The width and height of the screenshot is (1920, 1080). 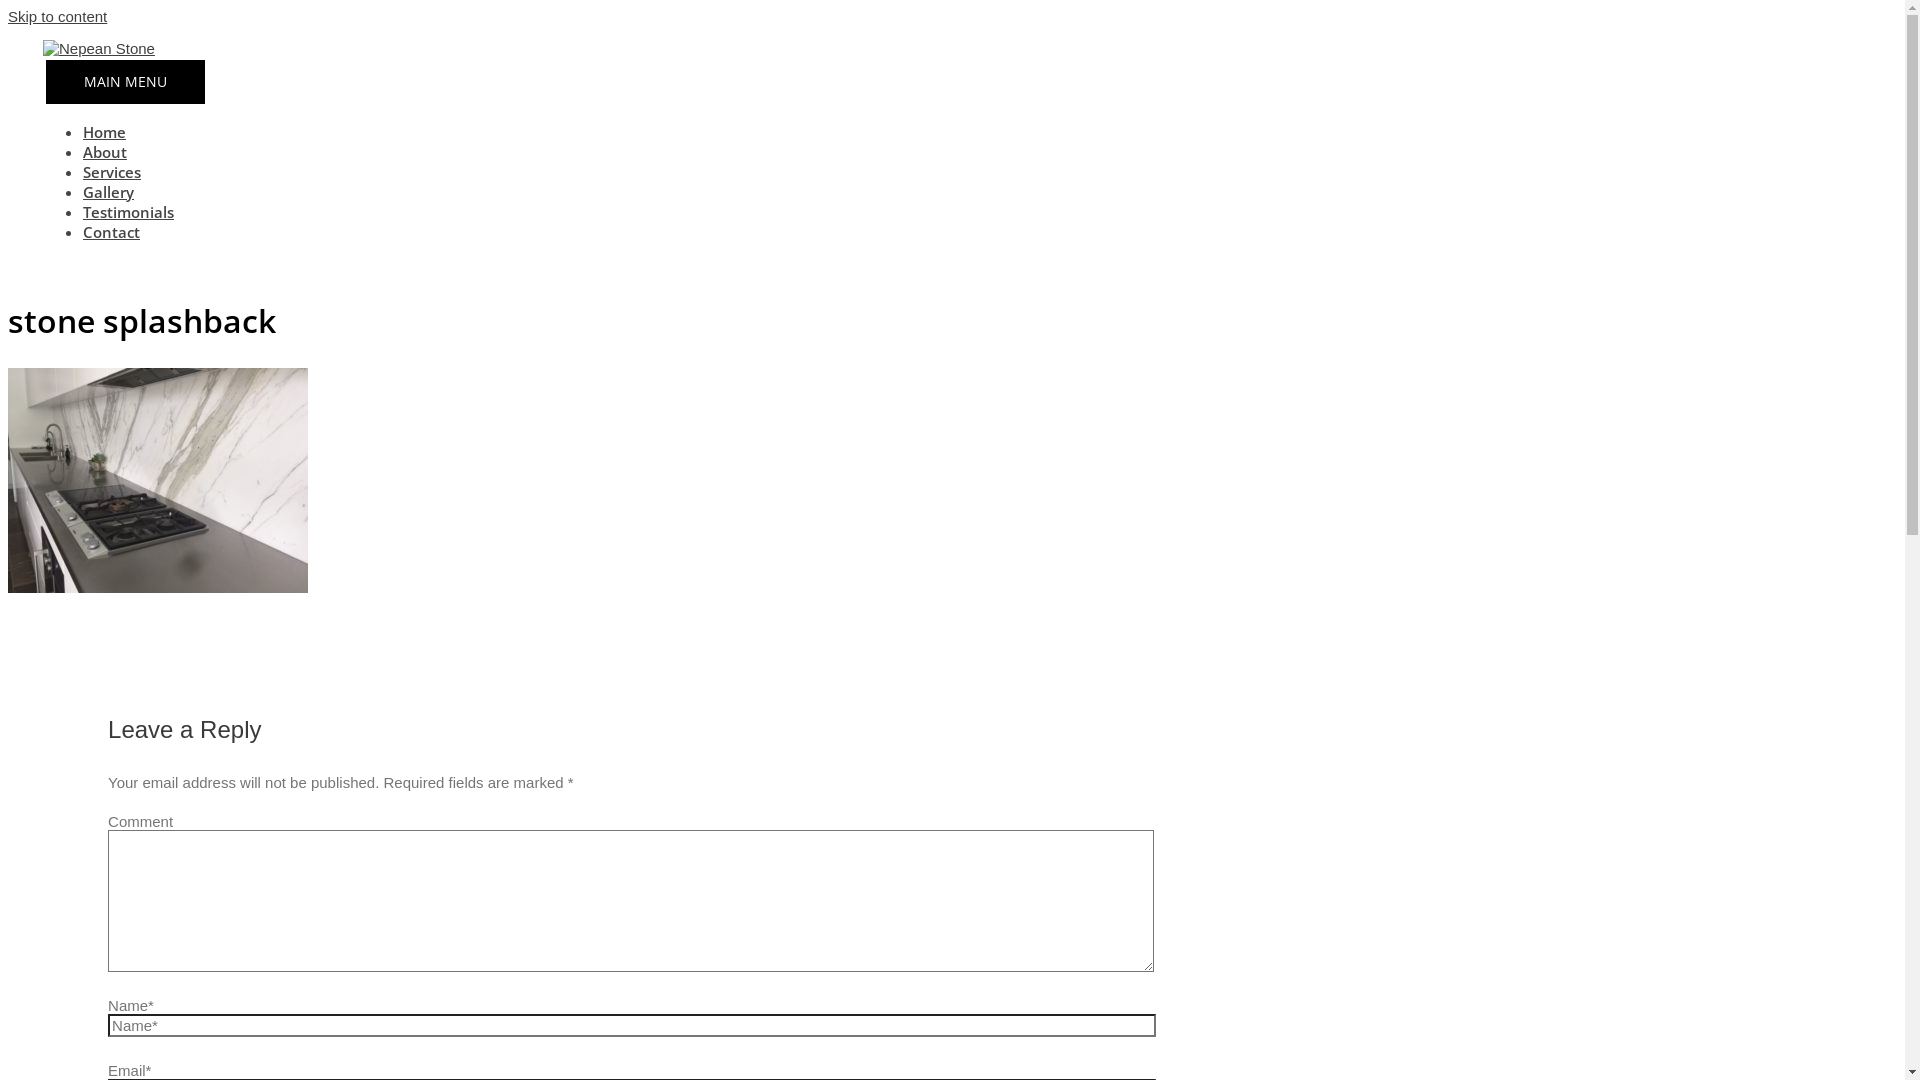 What do you see at coordinates (81, 150) in the screenshot?
I see `'About'` at bounding box center [81, 150].